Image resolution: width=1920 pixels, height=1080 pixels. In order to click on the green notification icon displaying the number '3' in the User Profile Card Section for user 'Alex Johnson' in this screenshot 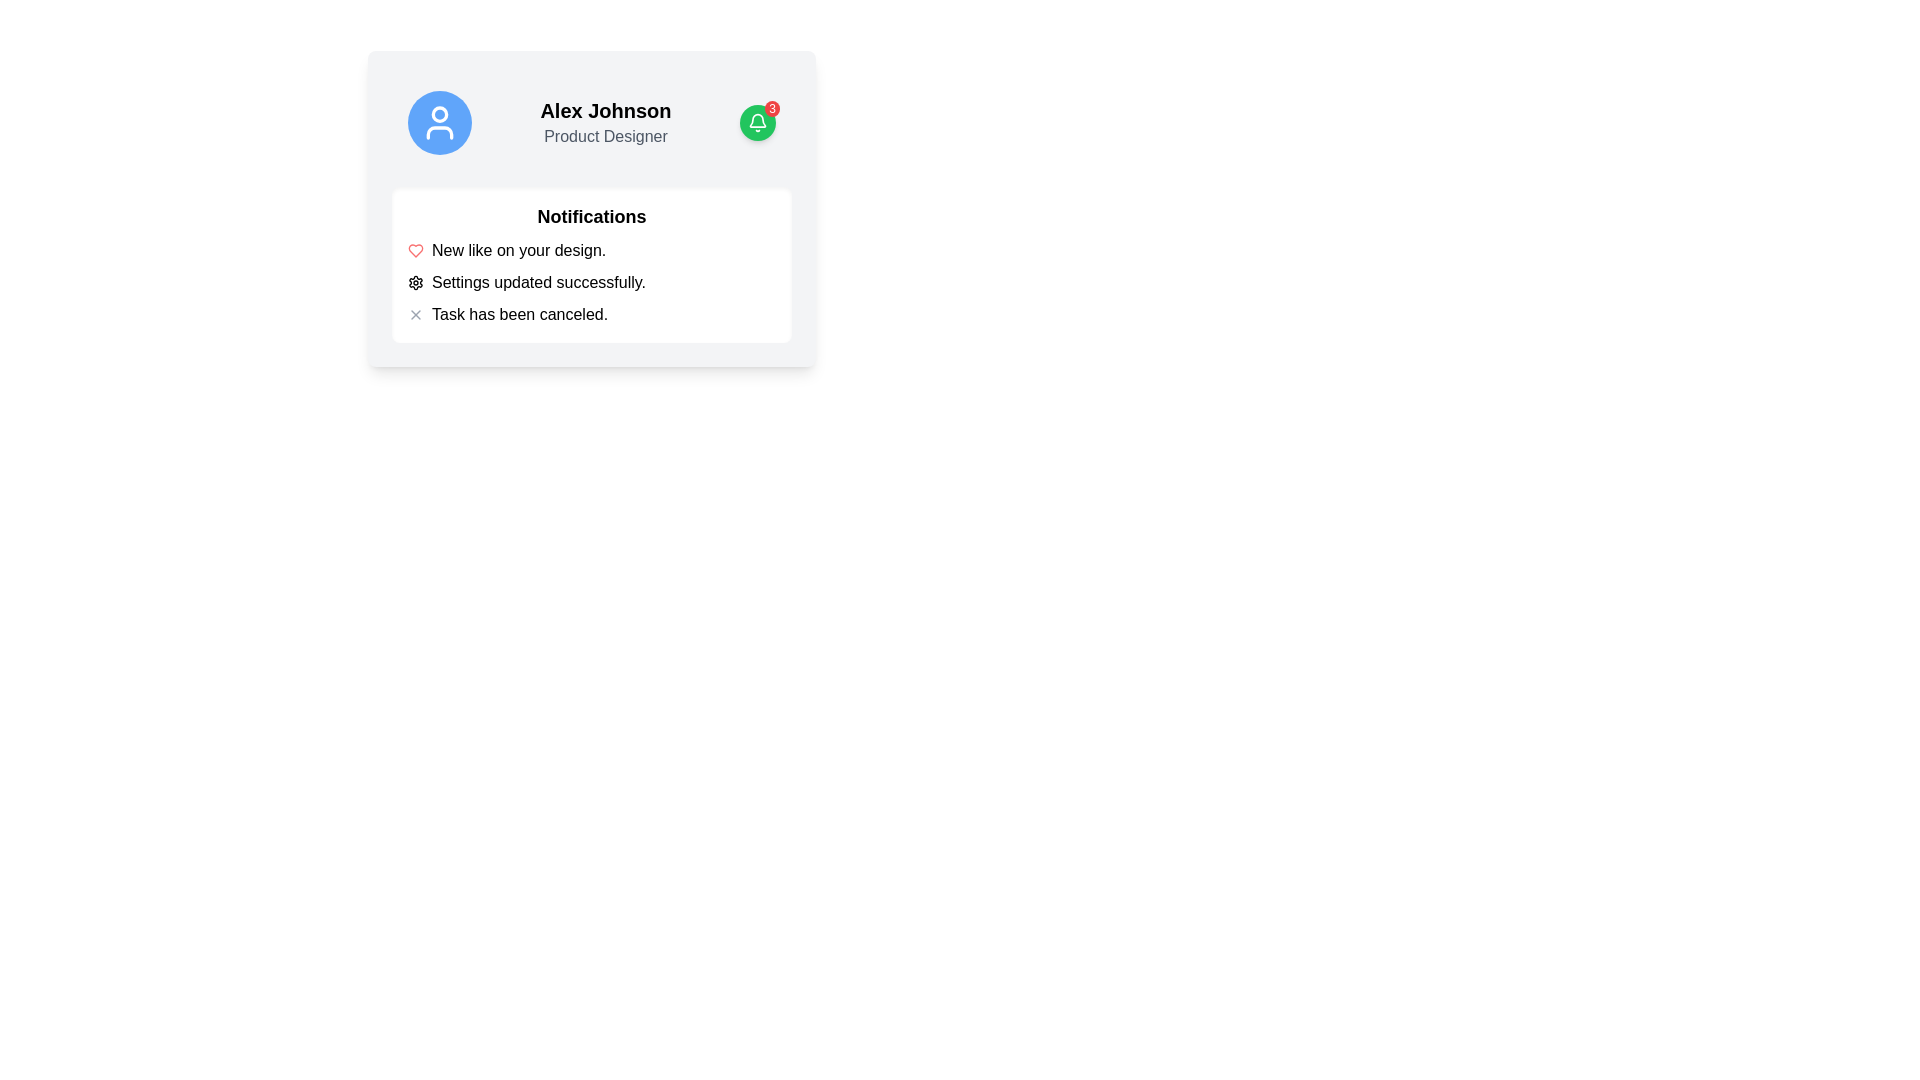, I will do `click(590, 123)`.